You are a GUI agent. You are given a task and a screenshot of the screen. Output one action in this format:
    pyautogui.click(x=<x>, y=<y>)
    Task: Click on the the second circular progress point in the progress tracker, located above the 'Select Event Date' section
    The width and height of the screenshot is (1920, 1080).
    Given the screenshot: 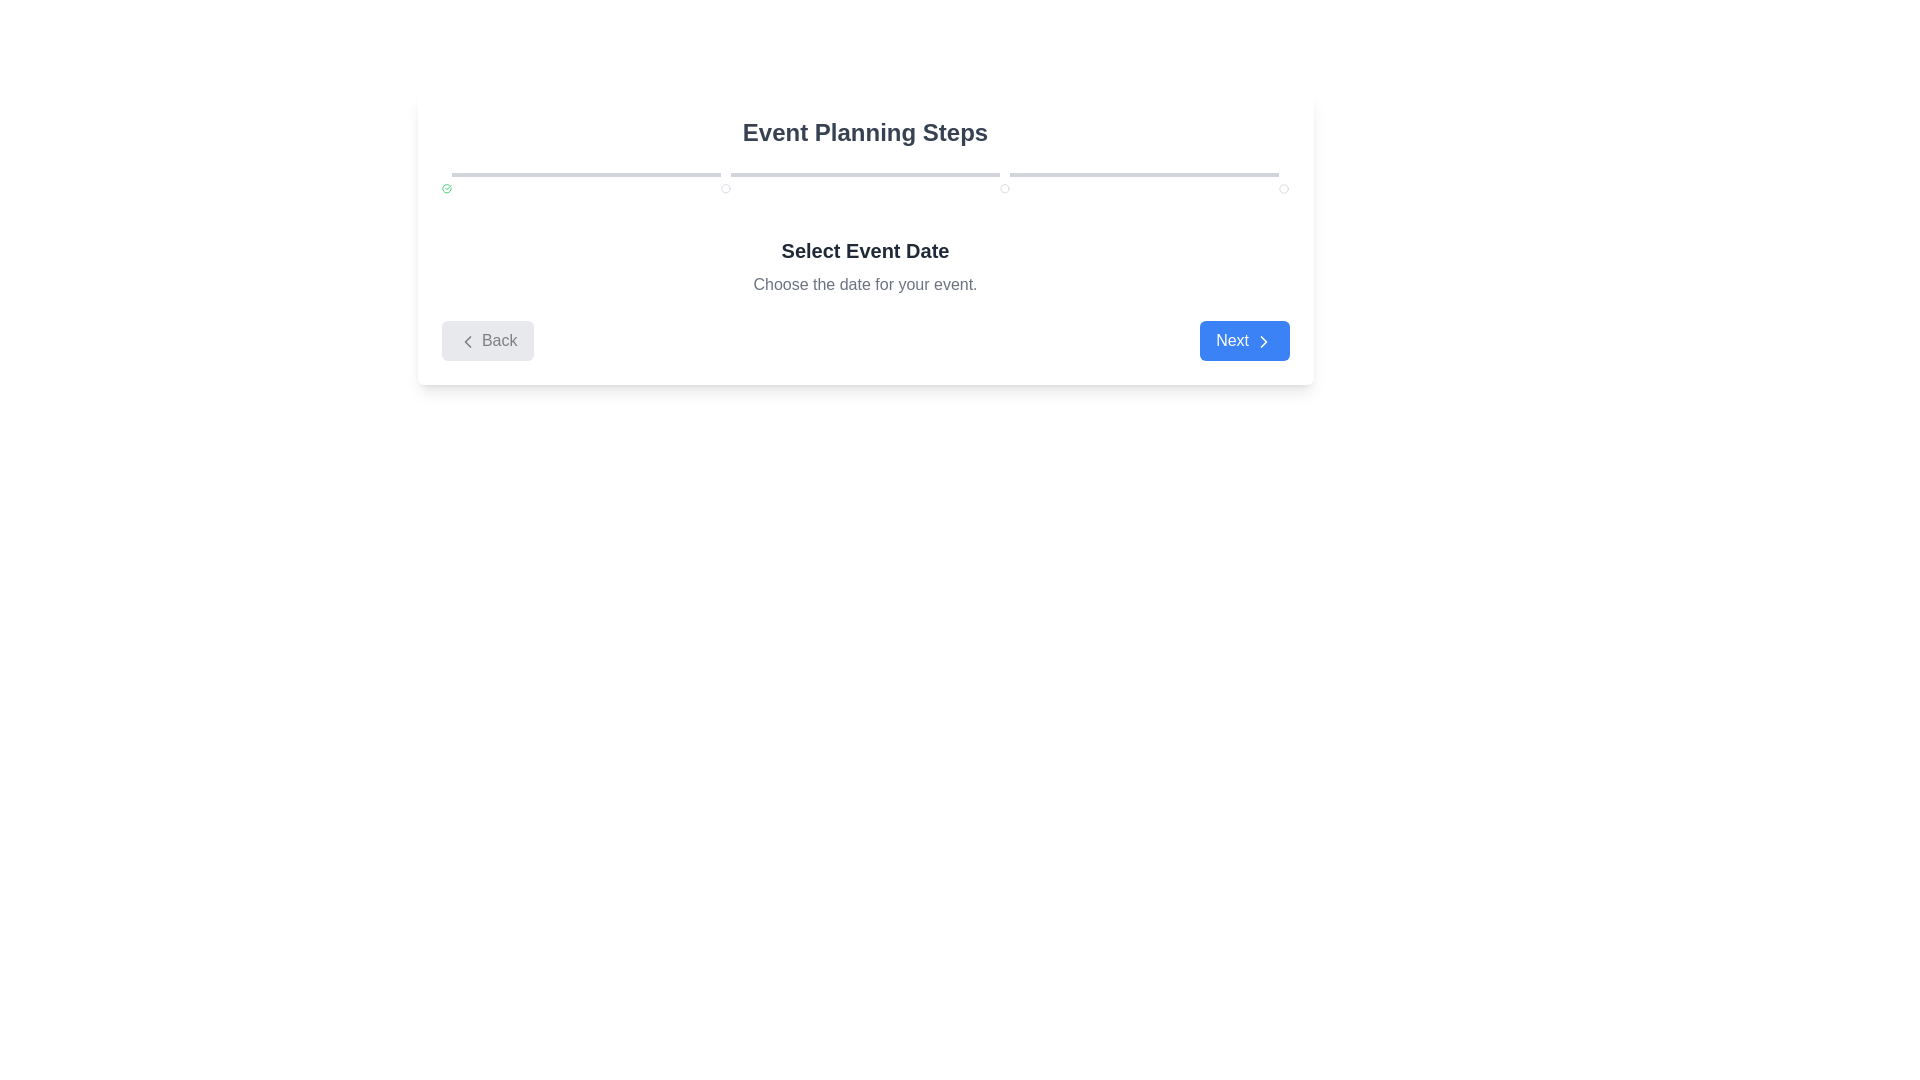 What is the action you would take?
    pyautogui.click(x=724, y=189)
    